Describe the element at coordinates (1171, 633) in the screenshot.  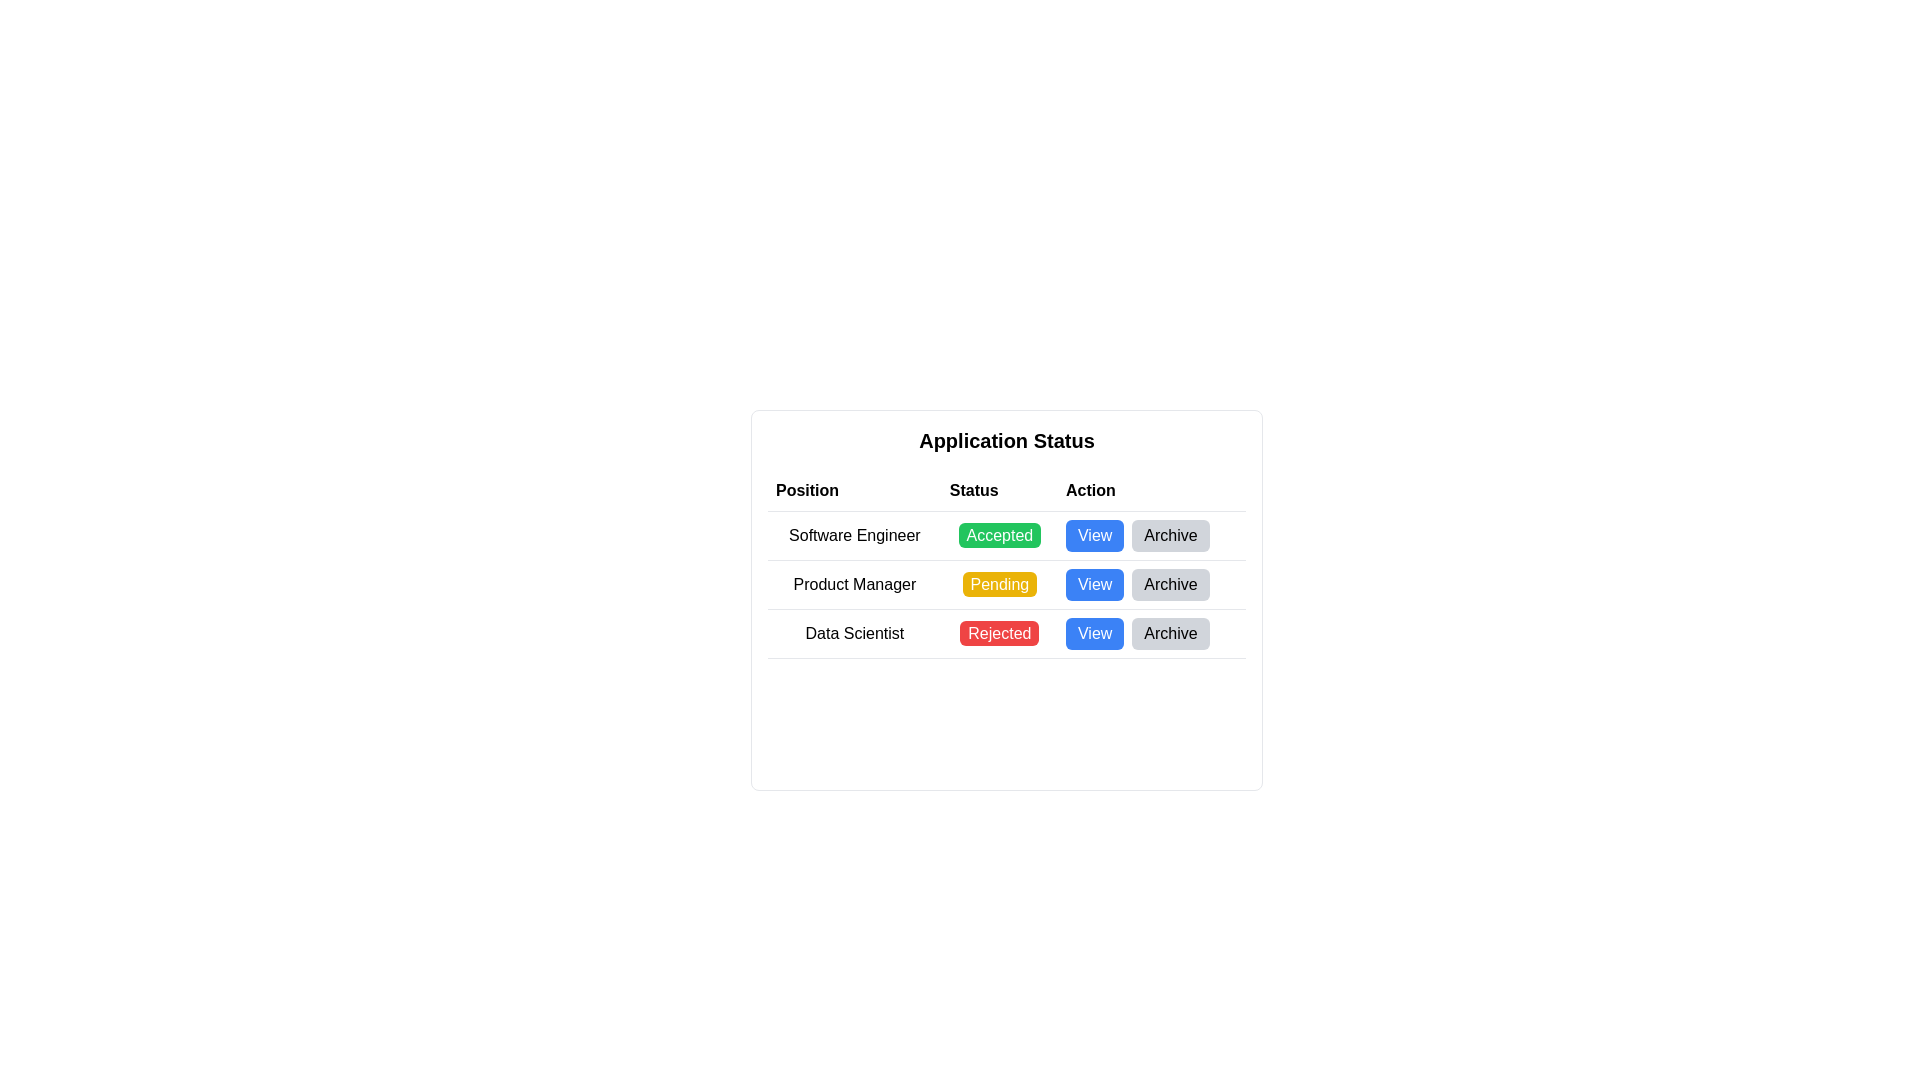
I see `the 'Archive' button, which has a light gray background and black text, located in the 'Action' column for the 'Data Scientist' position in the application status table` at that location.